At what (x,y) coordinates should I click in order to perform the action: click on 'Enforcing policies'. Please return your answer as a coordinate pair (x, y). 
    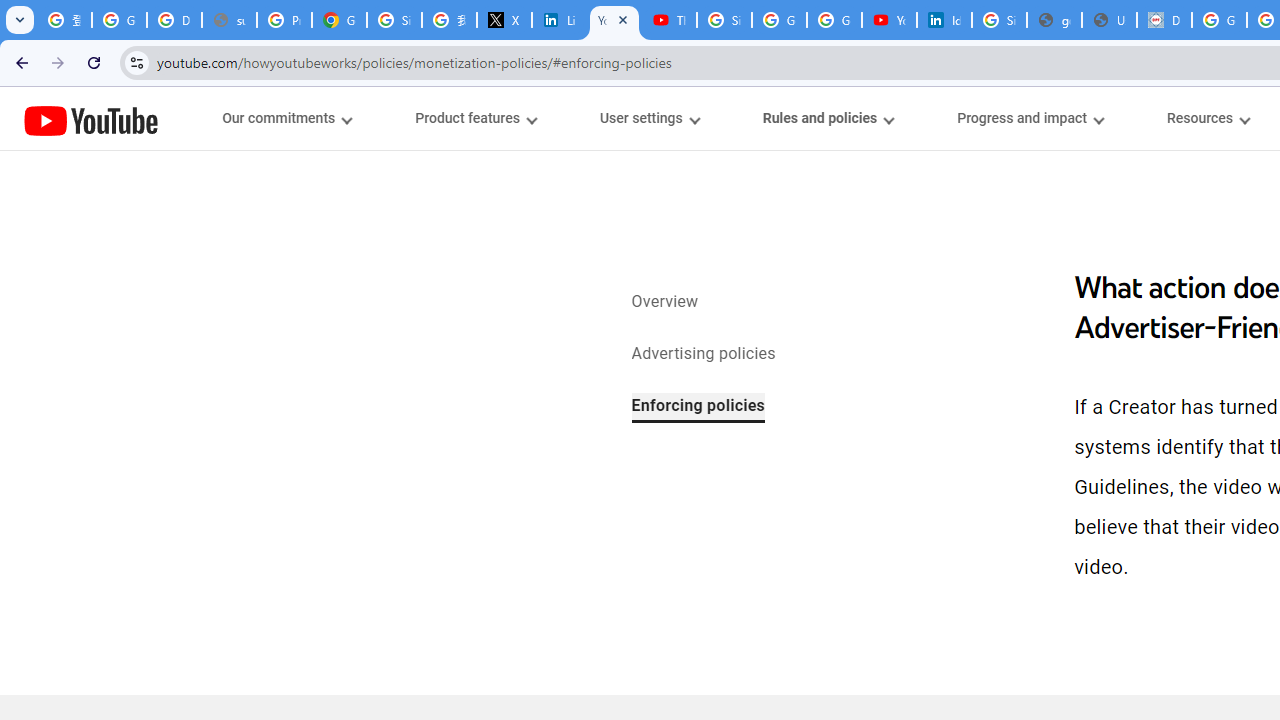
    Looking at the image, I should click on (698, 406).